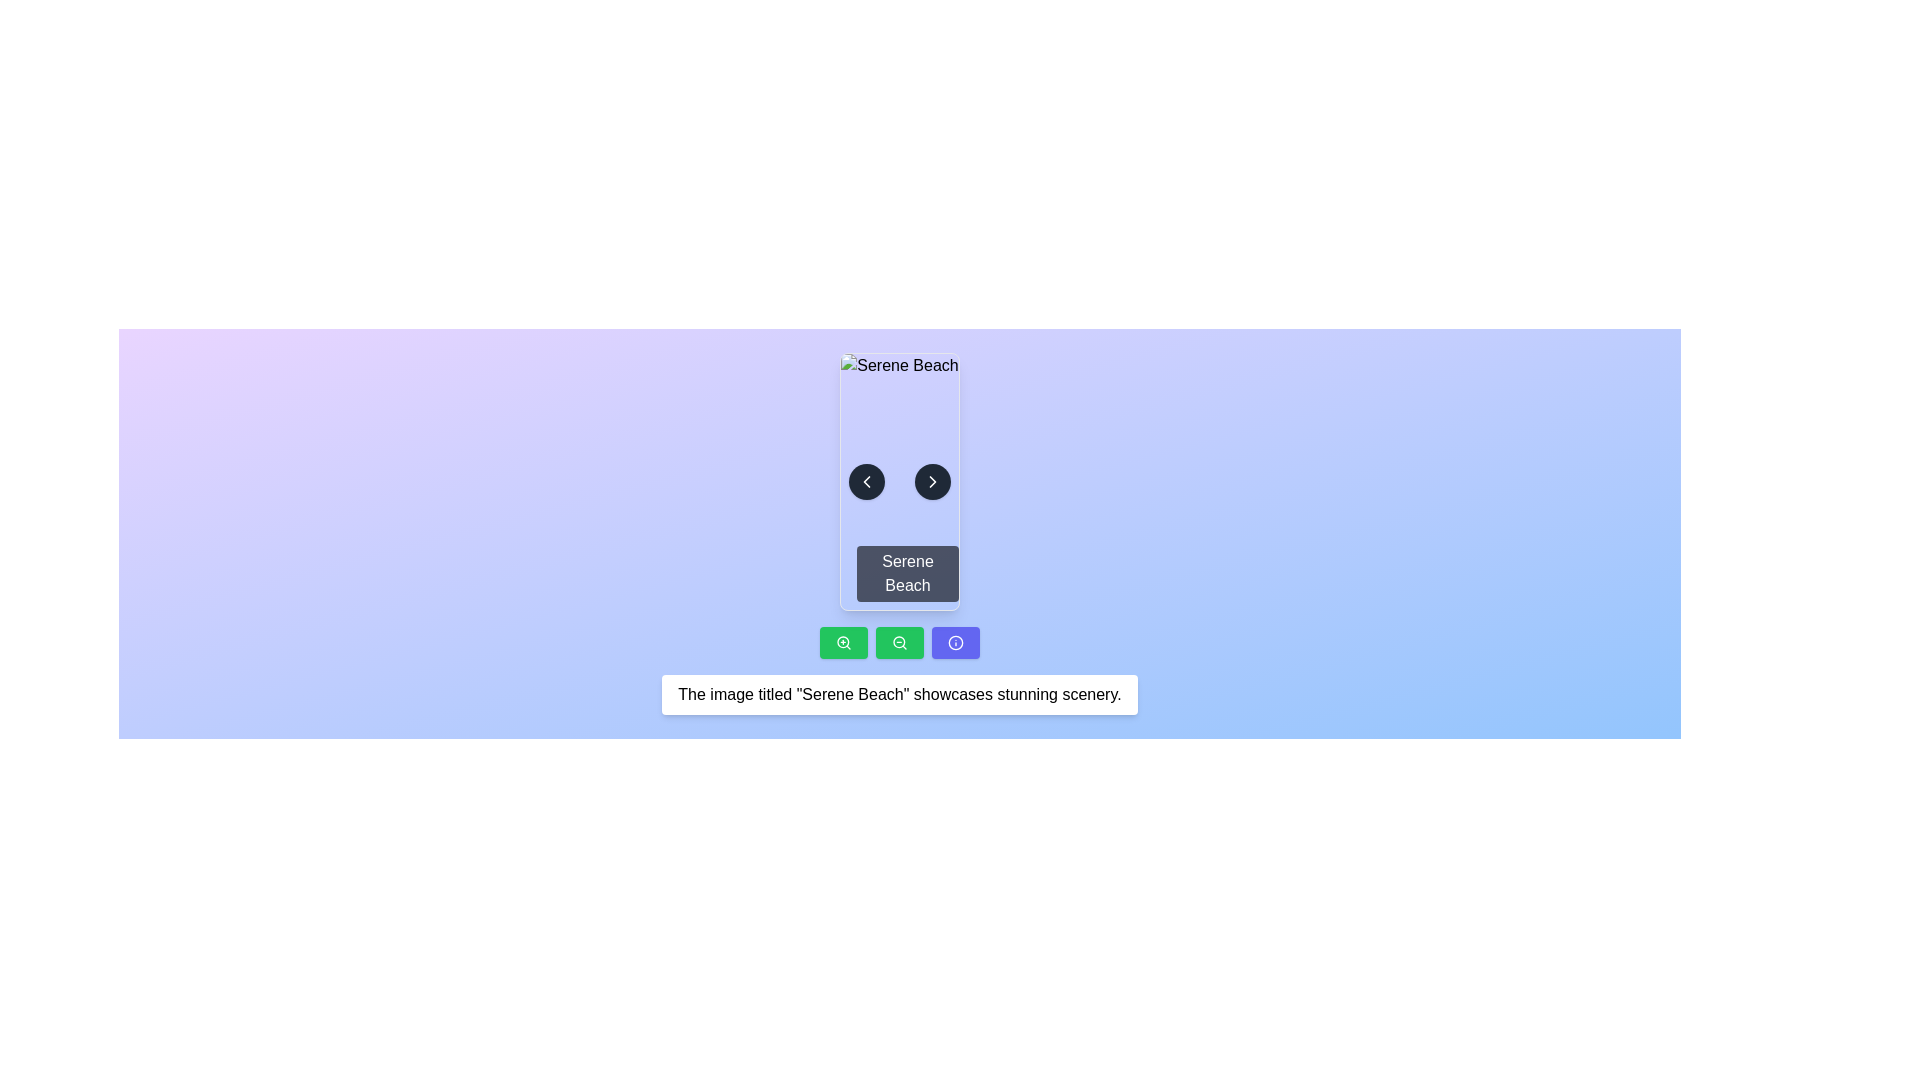 The height and width of the screenshot is (1080, 1920). Describe the element at coordinates (844, 643) in the screenshot. I see `the green zoom-in icon with a magnifying glass and plus sign located at the bottom left of the interface` at that location.